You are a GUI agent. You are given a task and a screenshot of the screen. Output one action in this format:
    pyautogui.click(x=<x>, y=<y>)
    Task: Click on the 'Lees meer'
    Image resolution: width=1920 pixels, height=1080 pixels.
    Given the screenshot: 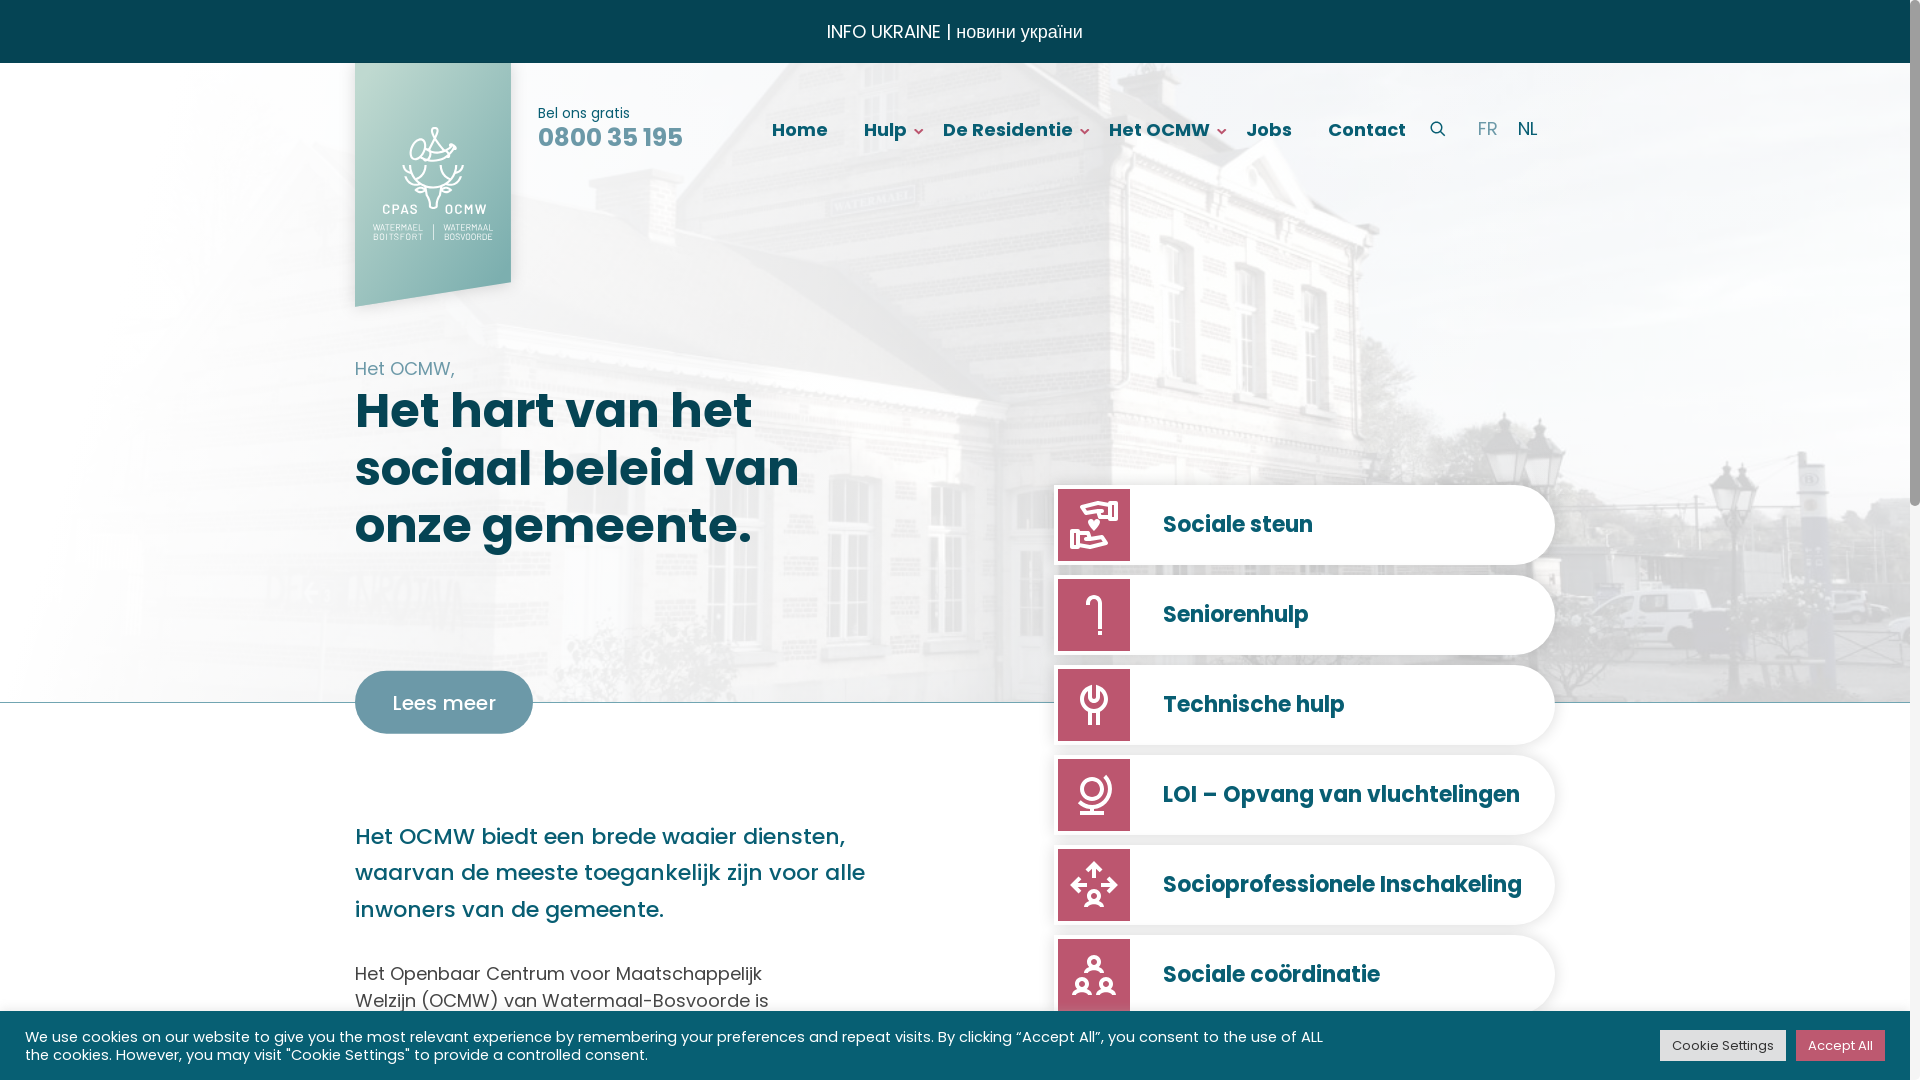 What is the action you would take?
    pyautogui.click(x=443, y=700)
    